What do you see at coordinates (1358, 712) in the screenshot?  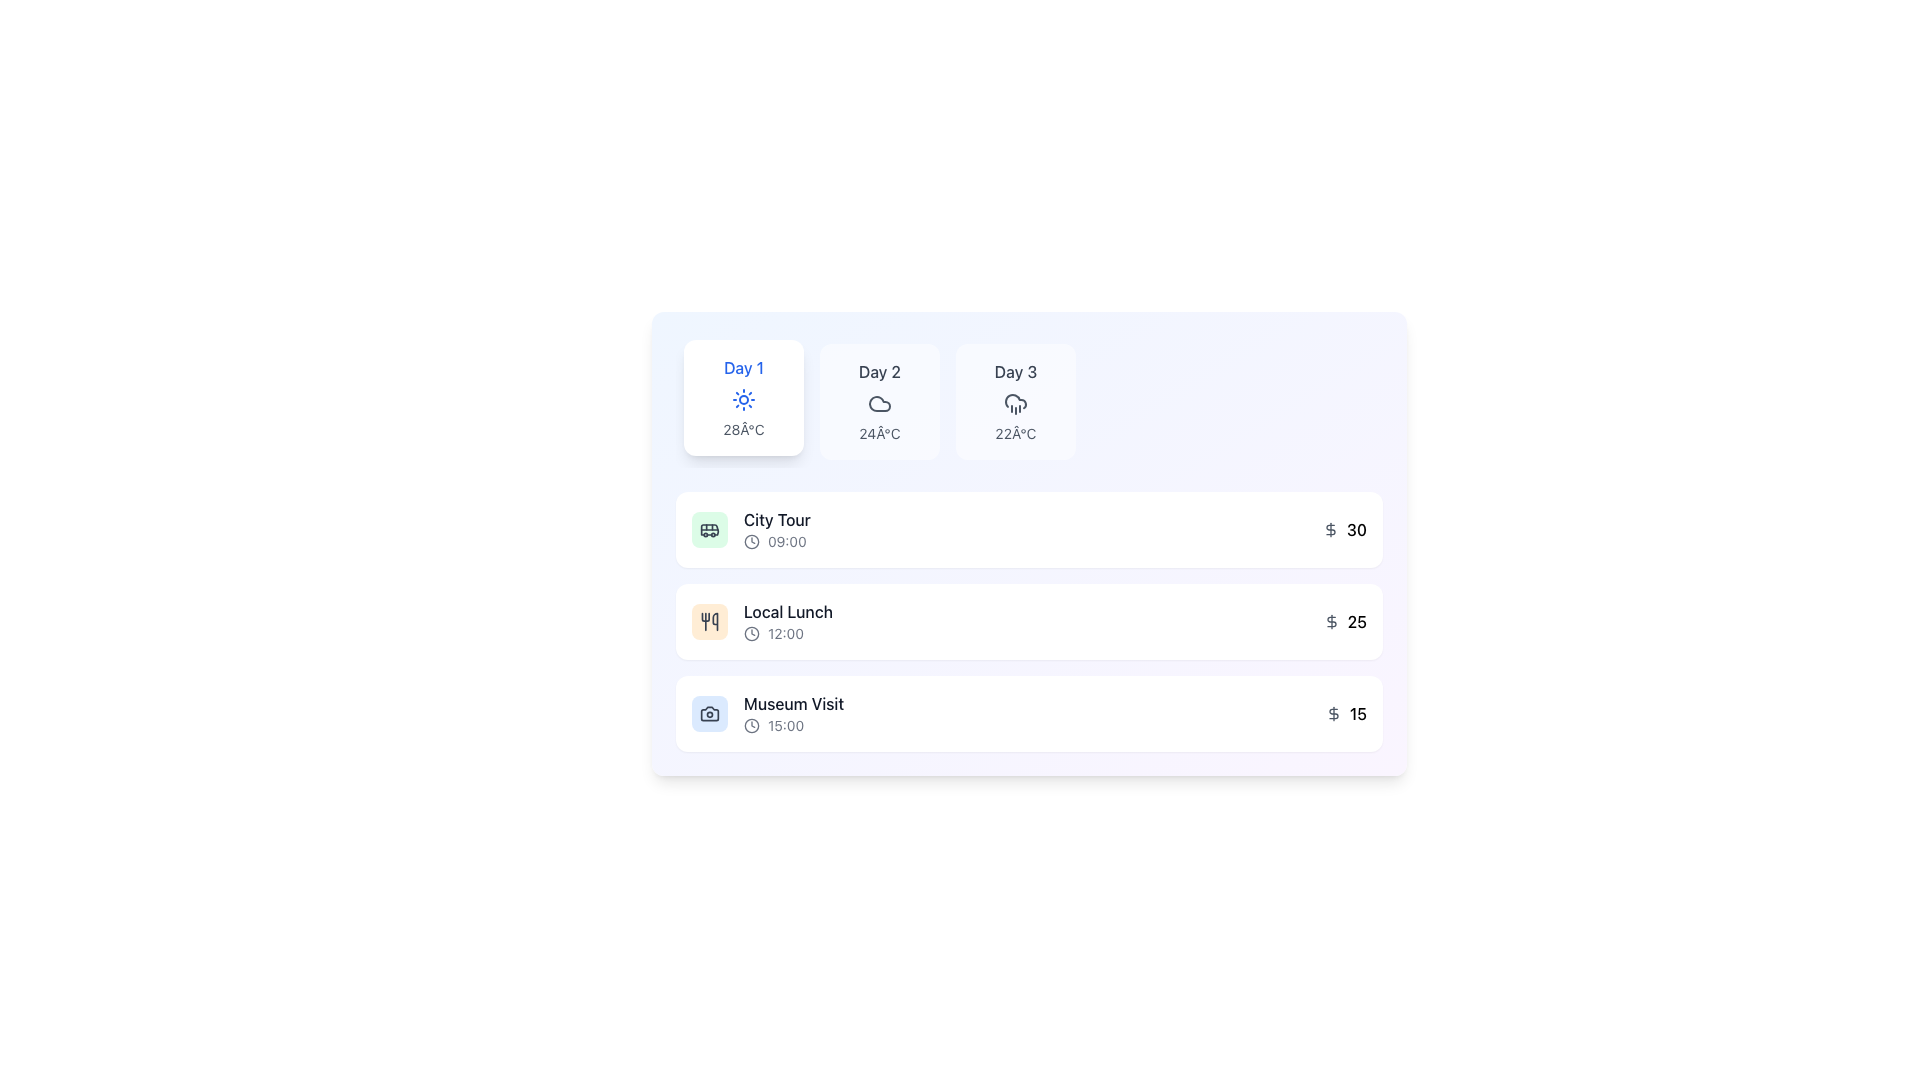 I see `the static text element displaying the cost of the Museum Visit, located in the monetary information section to the right of the dollar sign` at bounding box center [1358, 712].